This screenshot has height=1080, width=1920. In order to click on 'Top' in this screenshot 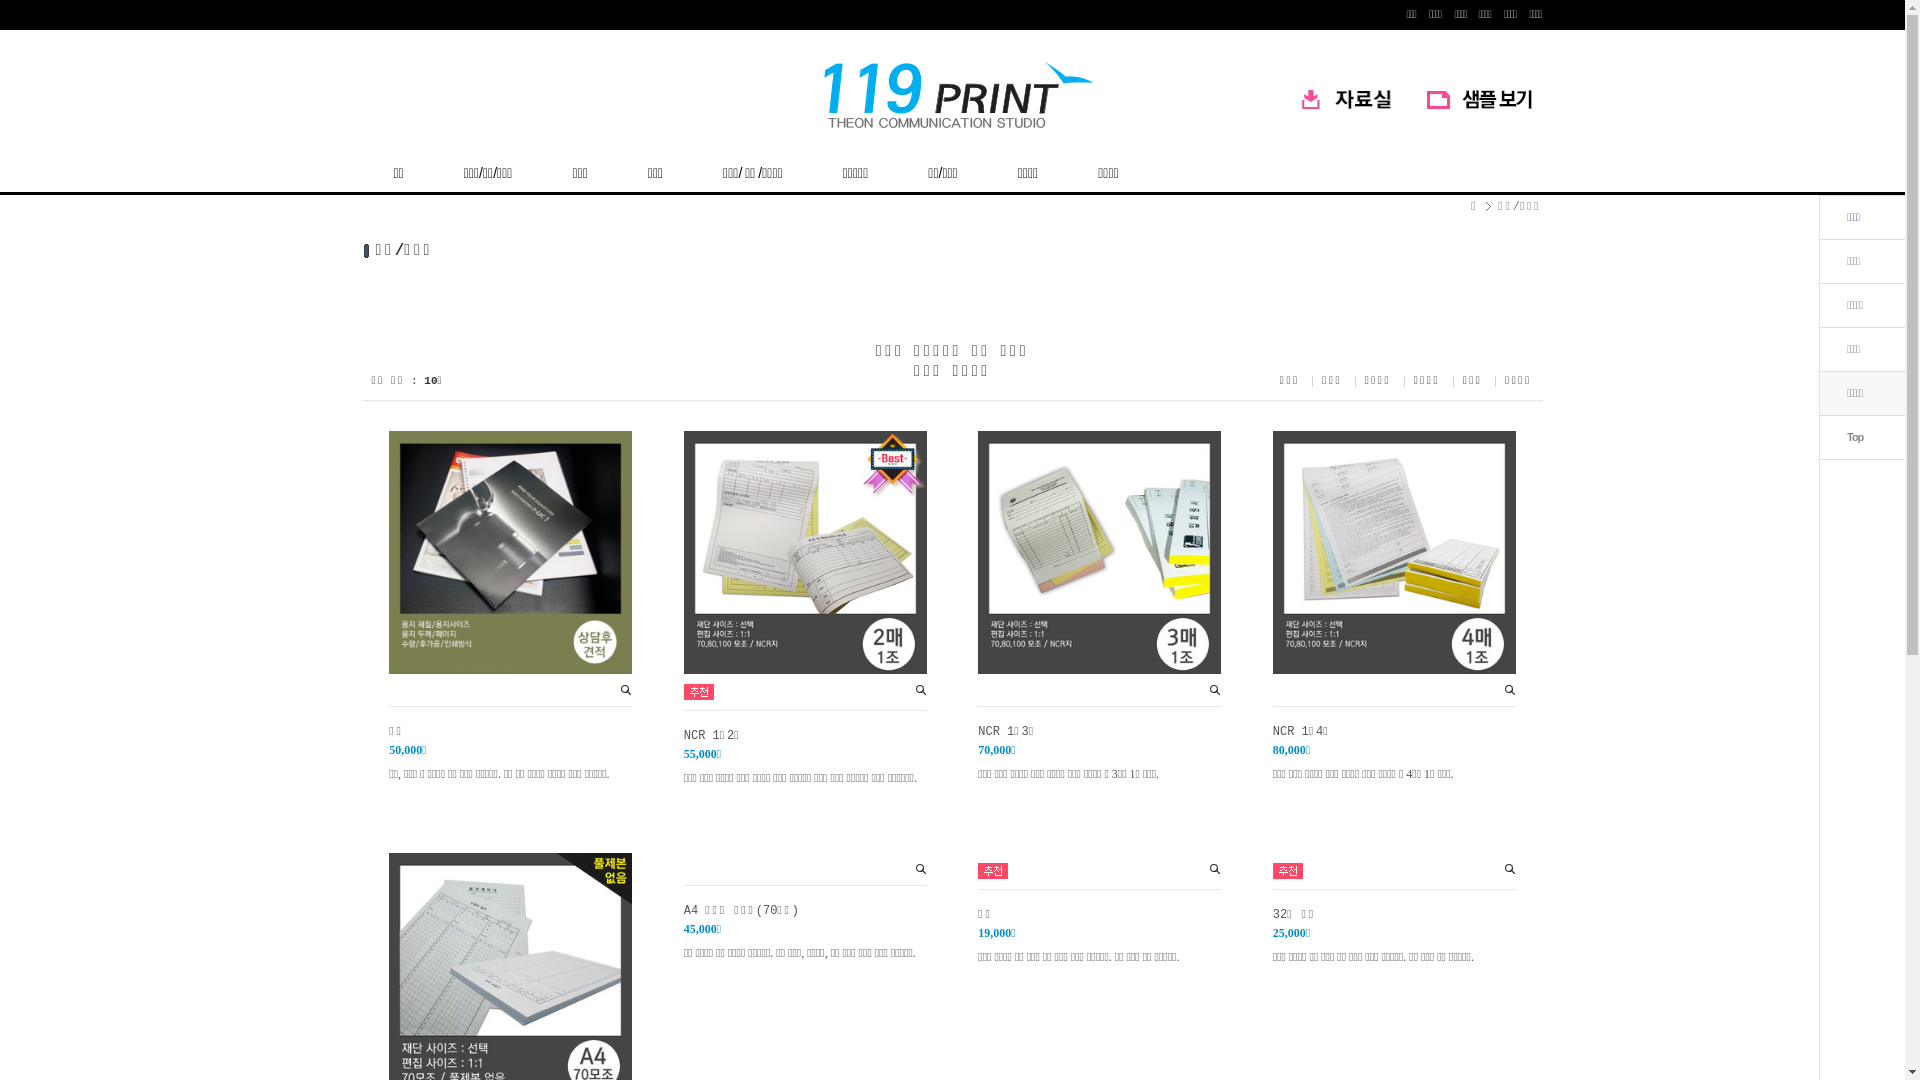, I will do `click(1853, 435)`.